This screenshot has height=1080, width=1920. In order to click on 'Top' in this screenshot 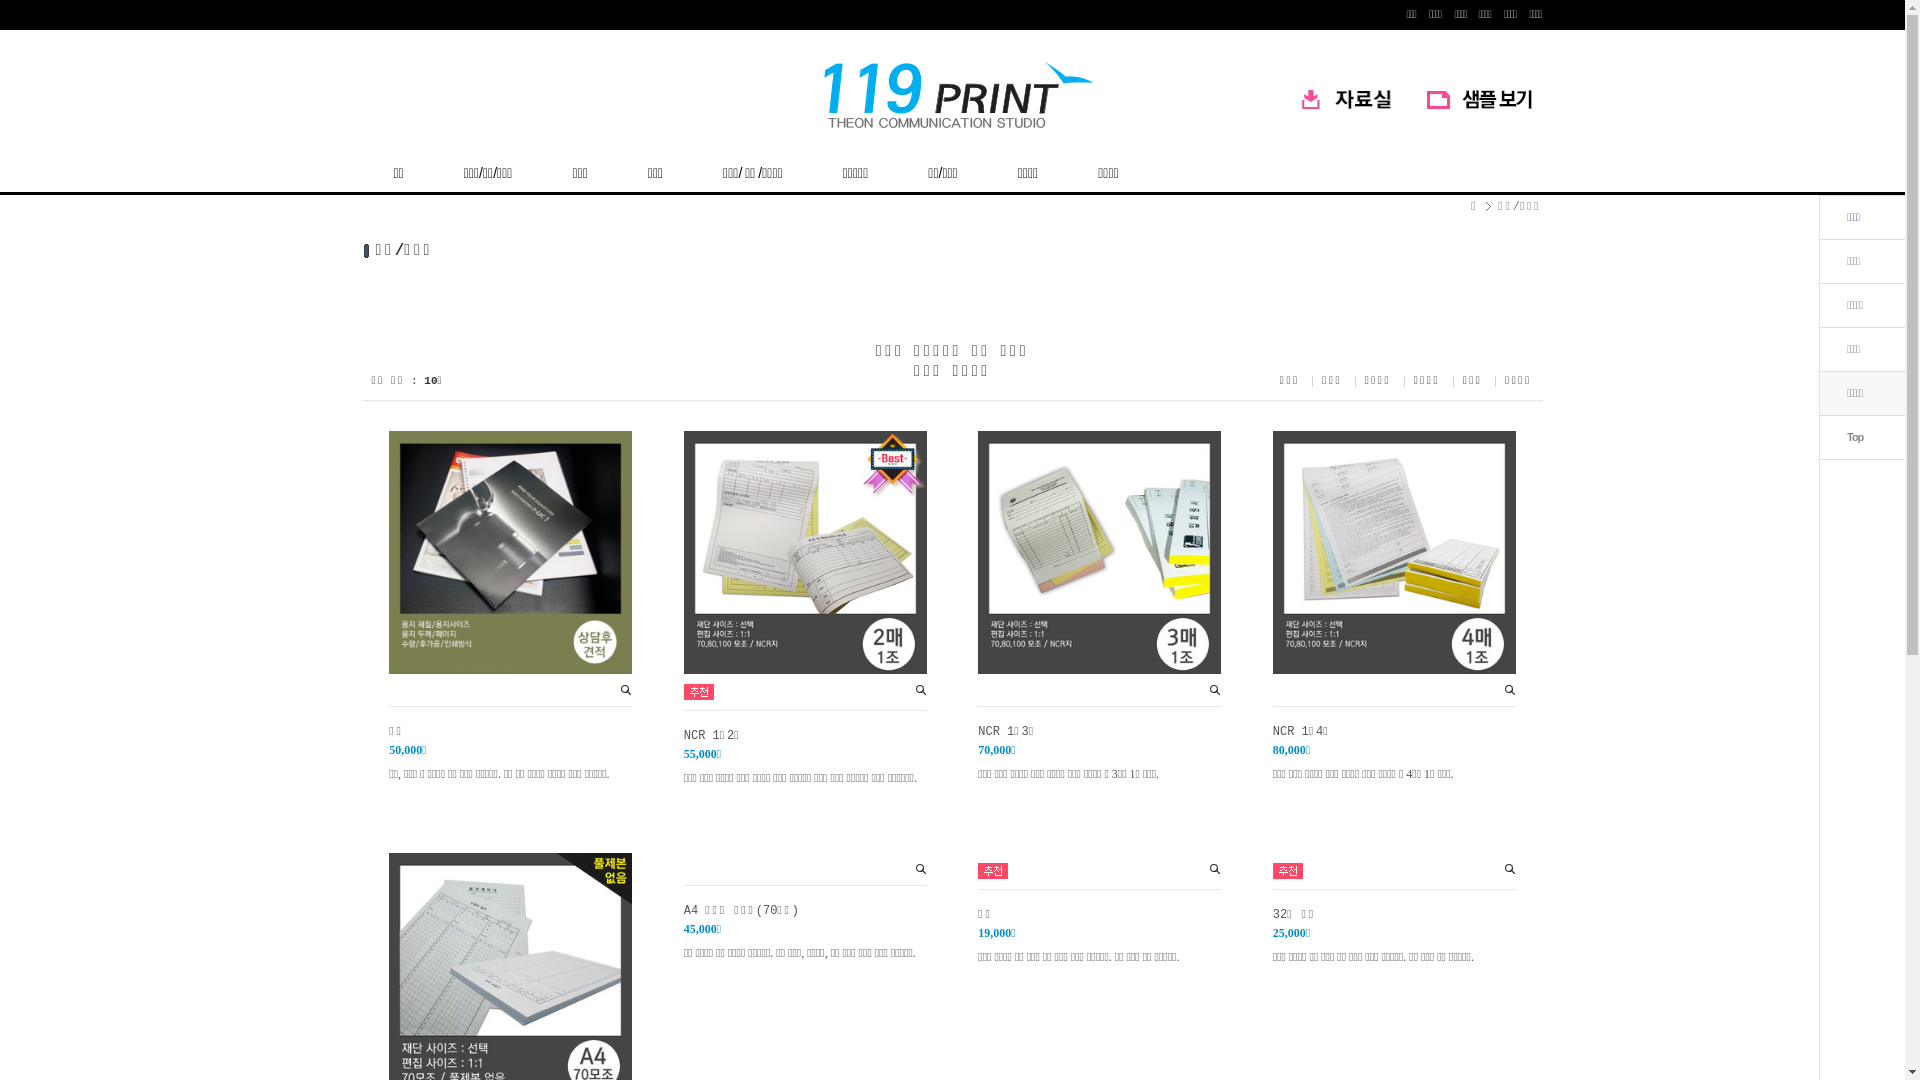, I will do `click(1853, 435)`.